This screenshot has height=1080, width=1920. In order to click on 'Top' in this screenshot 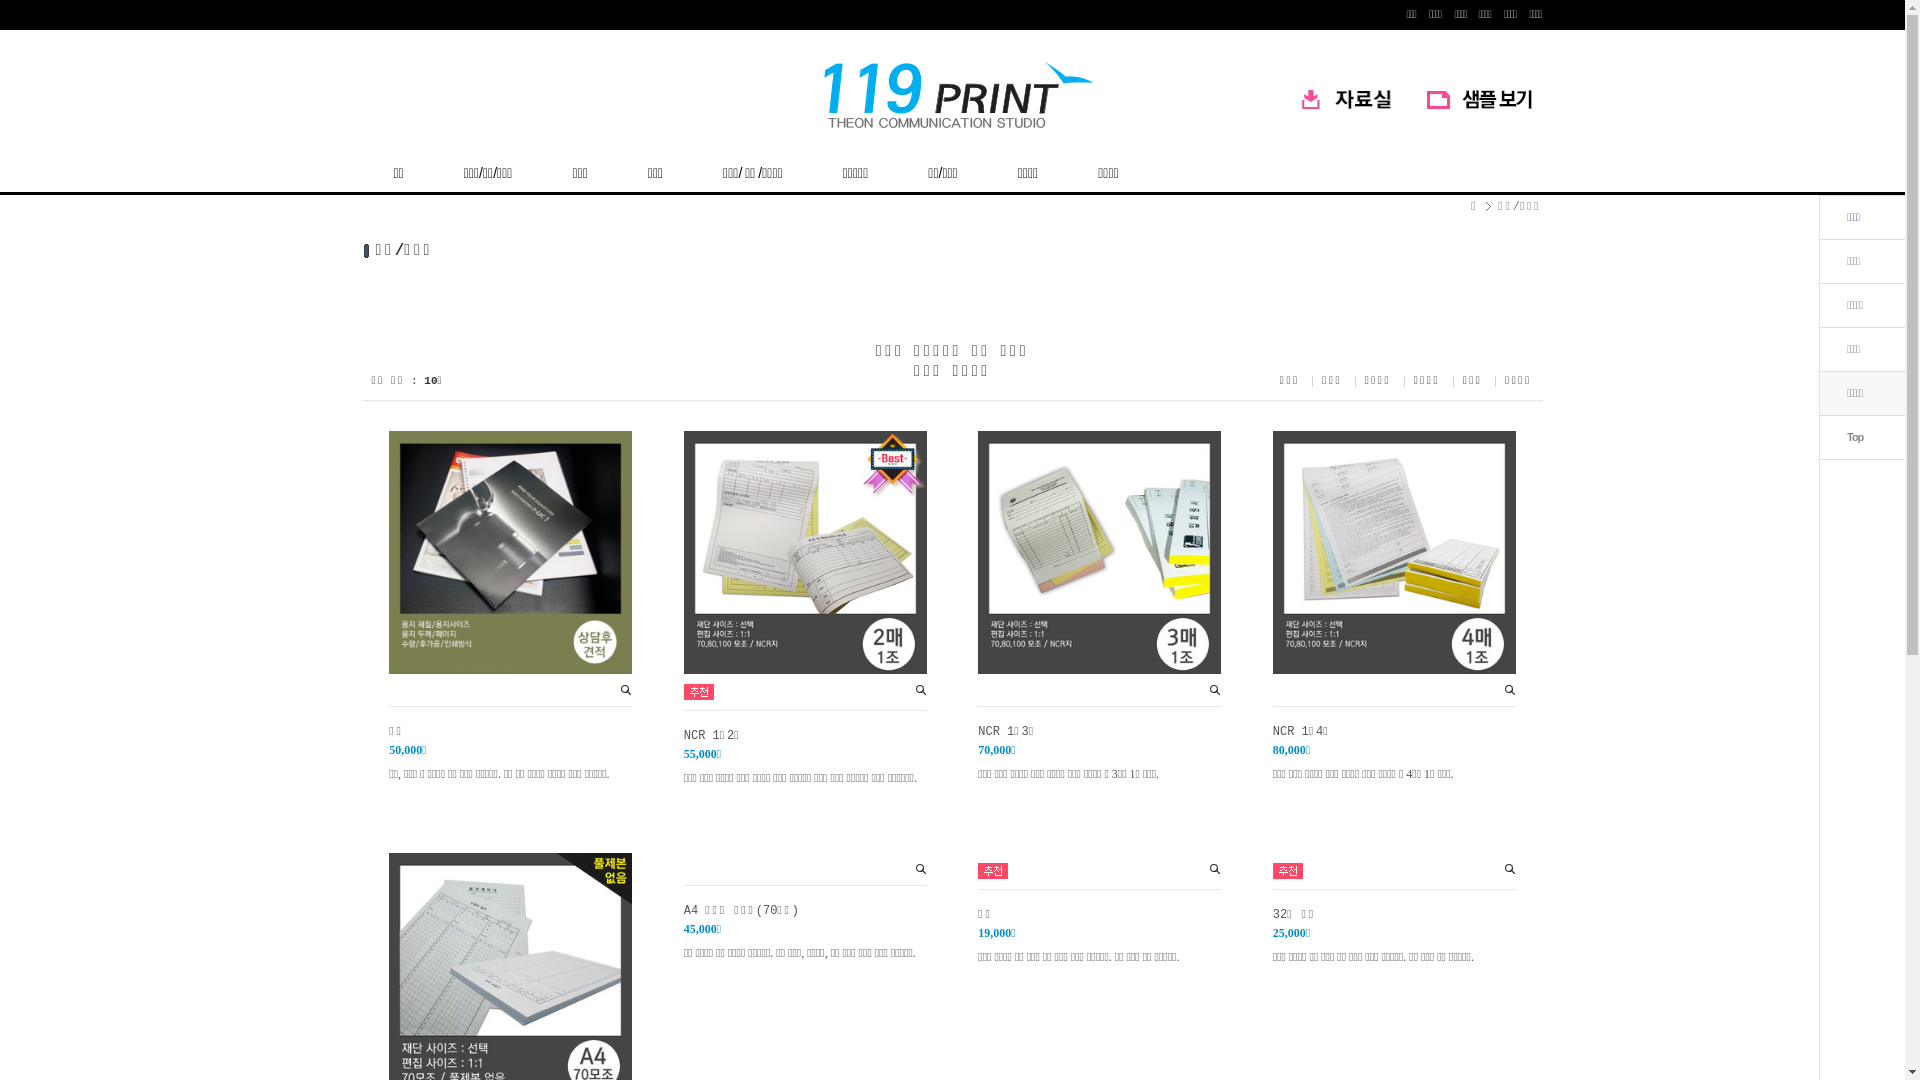, I will do `click(1853, 435)`.